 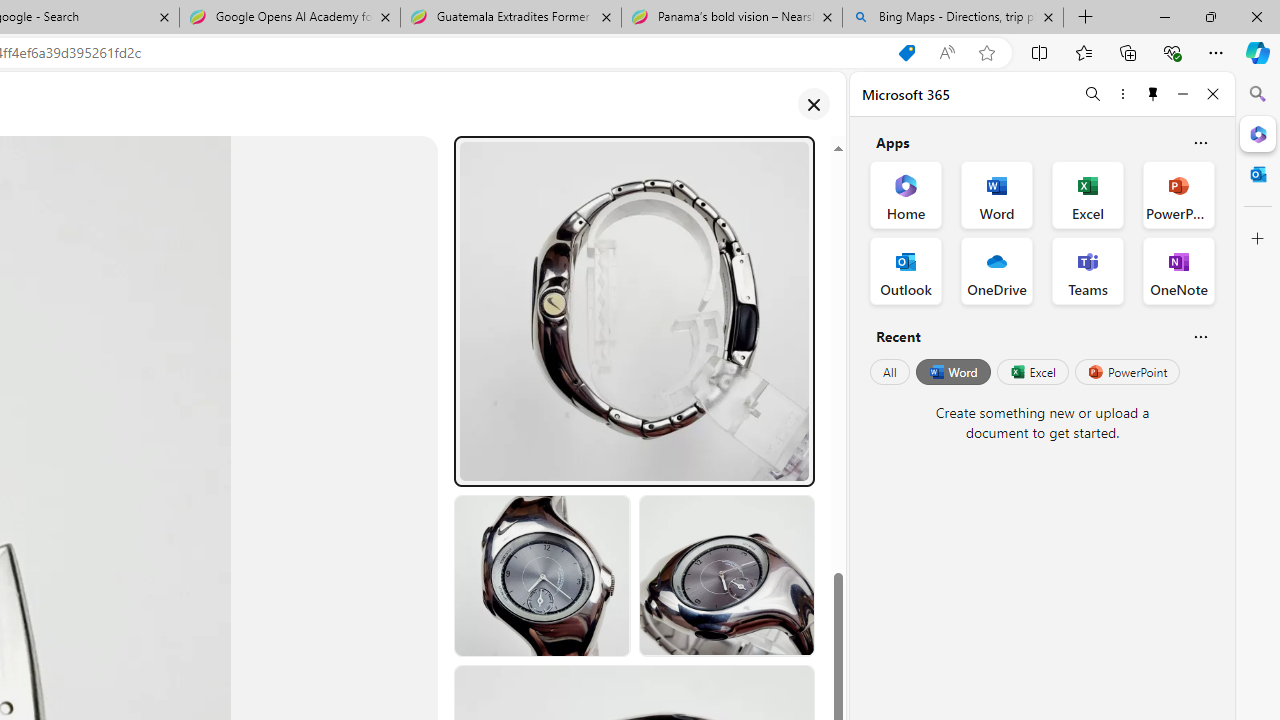 What do you see at coordinates (905, 271) in the screenshot?
I see `'Outlook Office App'` at bounding box center [905, 271].